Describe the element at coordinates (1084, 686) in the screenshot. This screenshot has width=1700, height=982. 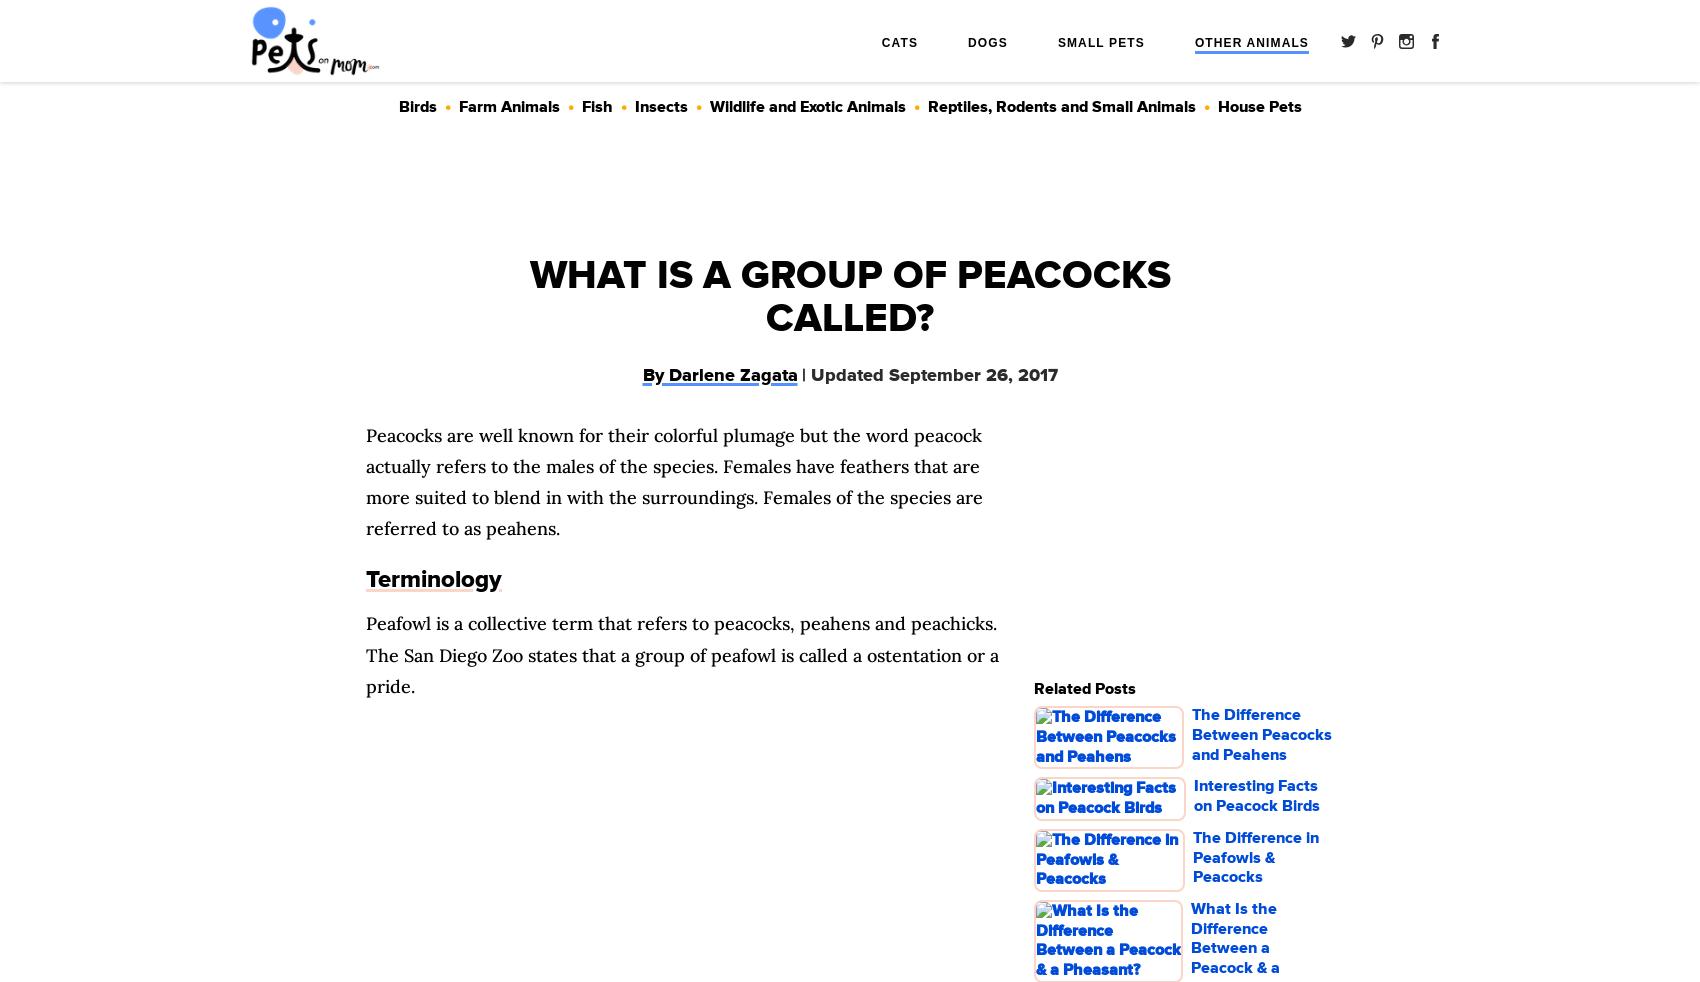
I see `'Related Posts'` at that location.